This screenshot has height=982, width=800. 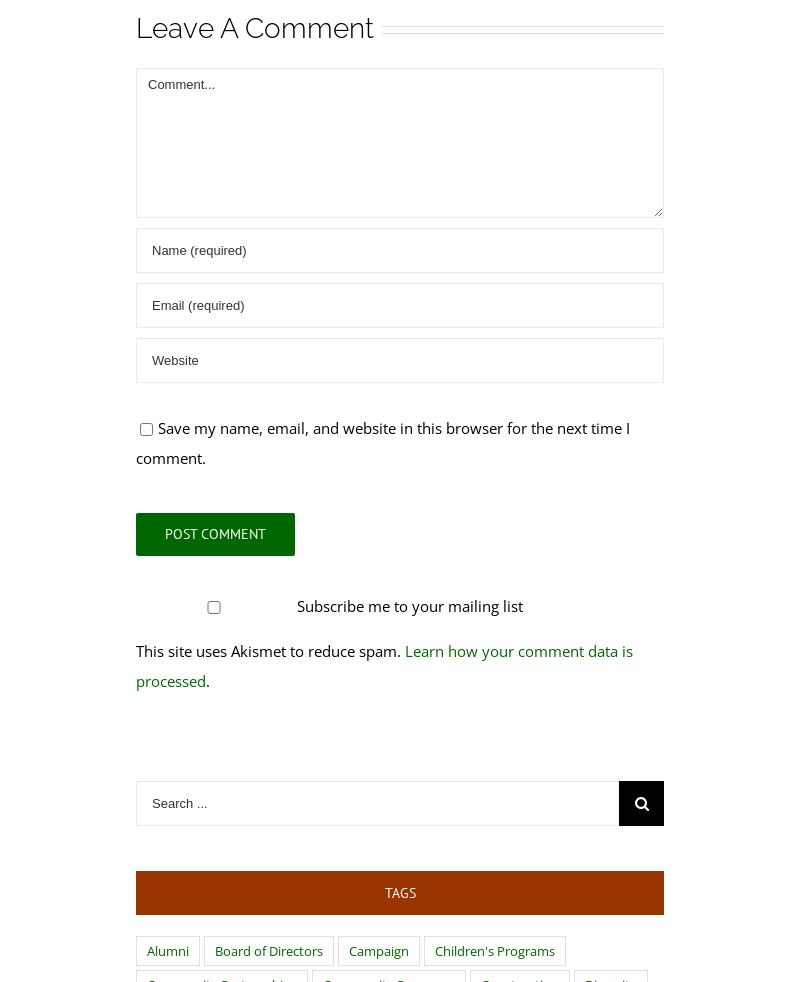 I want to click on 'Children's Programs', so click(x=494, y=950).